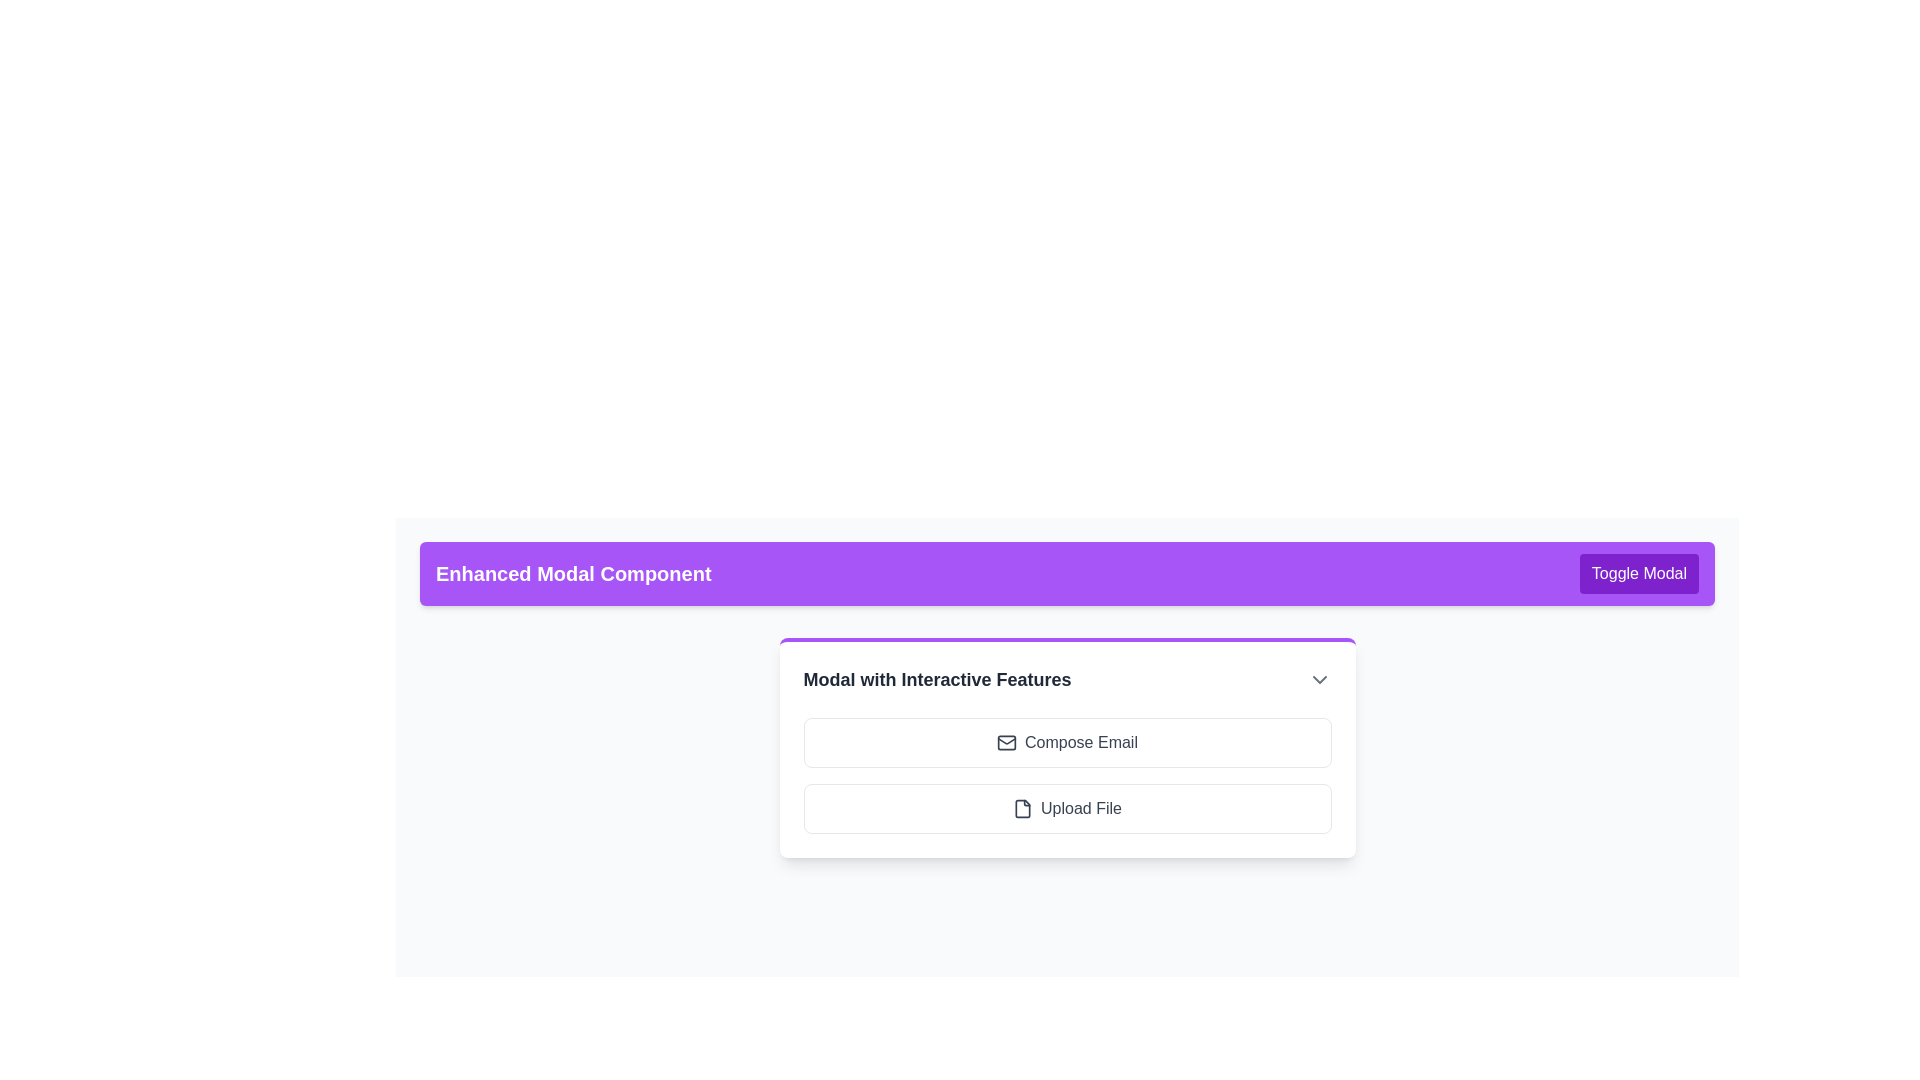 This screenshot has width=1920, height=1080. I want to click on the design representation of the email compose icon located to the left of the text 'Compose Email' in the modal titled 'Modal with Interactive Features', so click(1007, 743).